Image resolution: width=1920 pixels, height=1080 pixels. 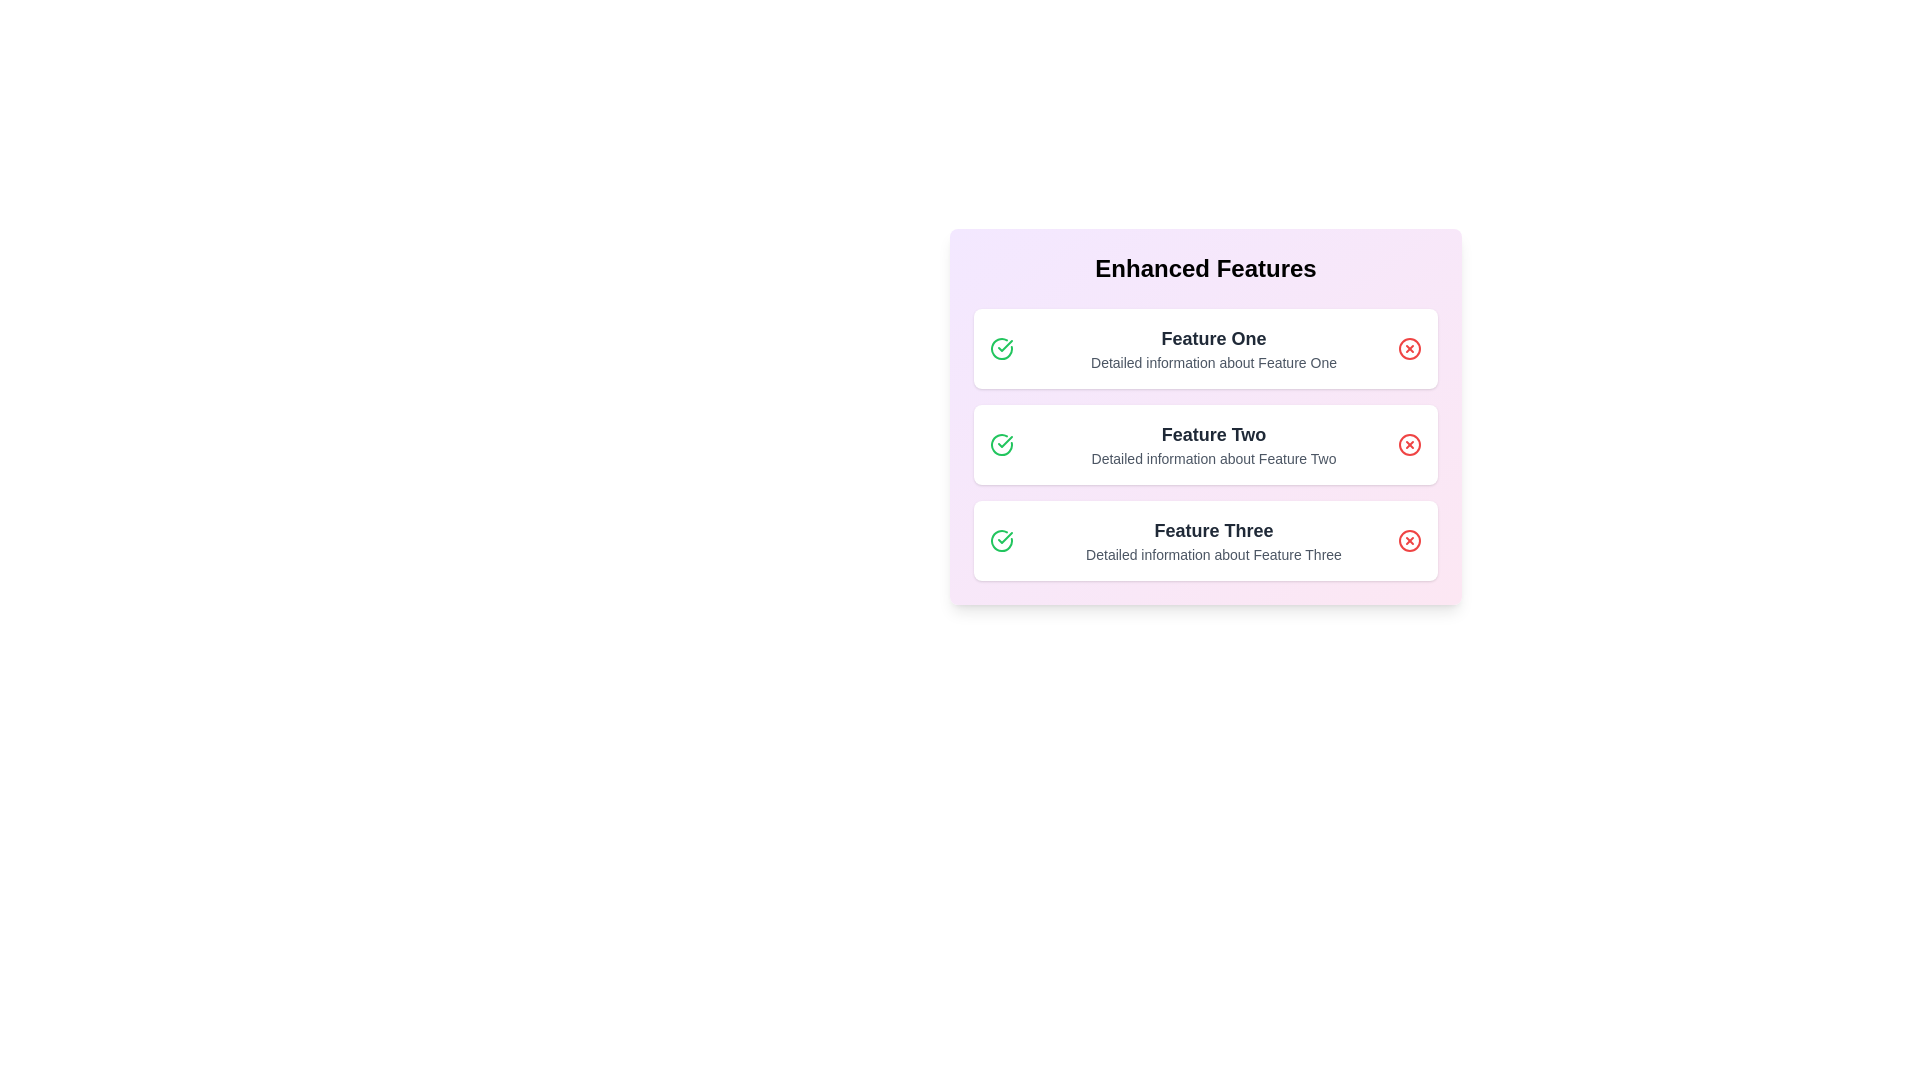 What do you see at coordinates (1409, 347) in the screenshot?
I see `the remove button for the feature identified by Feature One` at bounding box center [1409, 347].